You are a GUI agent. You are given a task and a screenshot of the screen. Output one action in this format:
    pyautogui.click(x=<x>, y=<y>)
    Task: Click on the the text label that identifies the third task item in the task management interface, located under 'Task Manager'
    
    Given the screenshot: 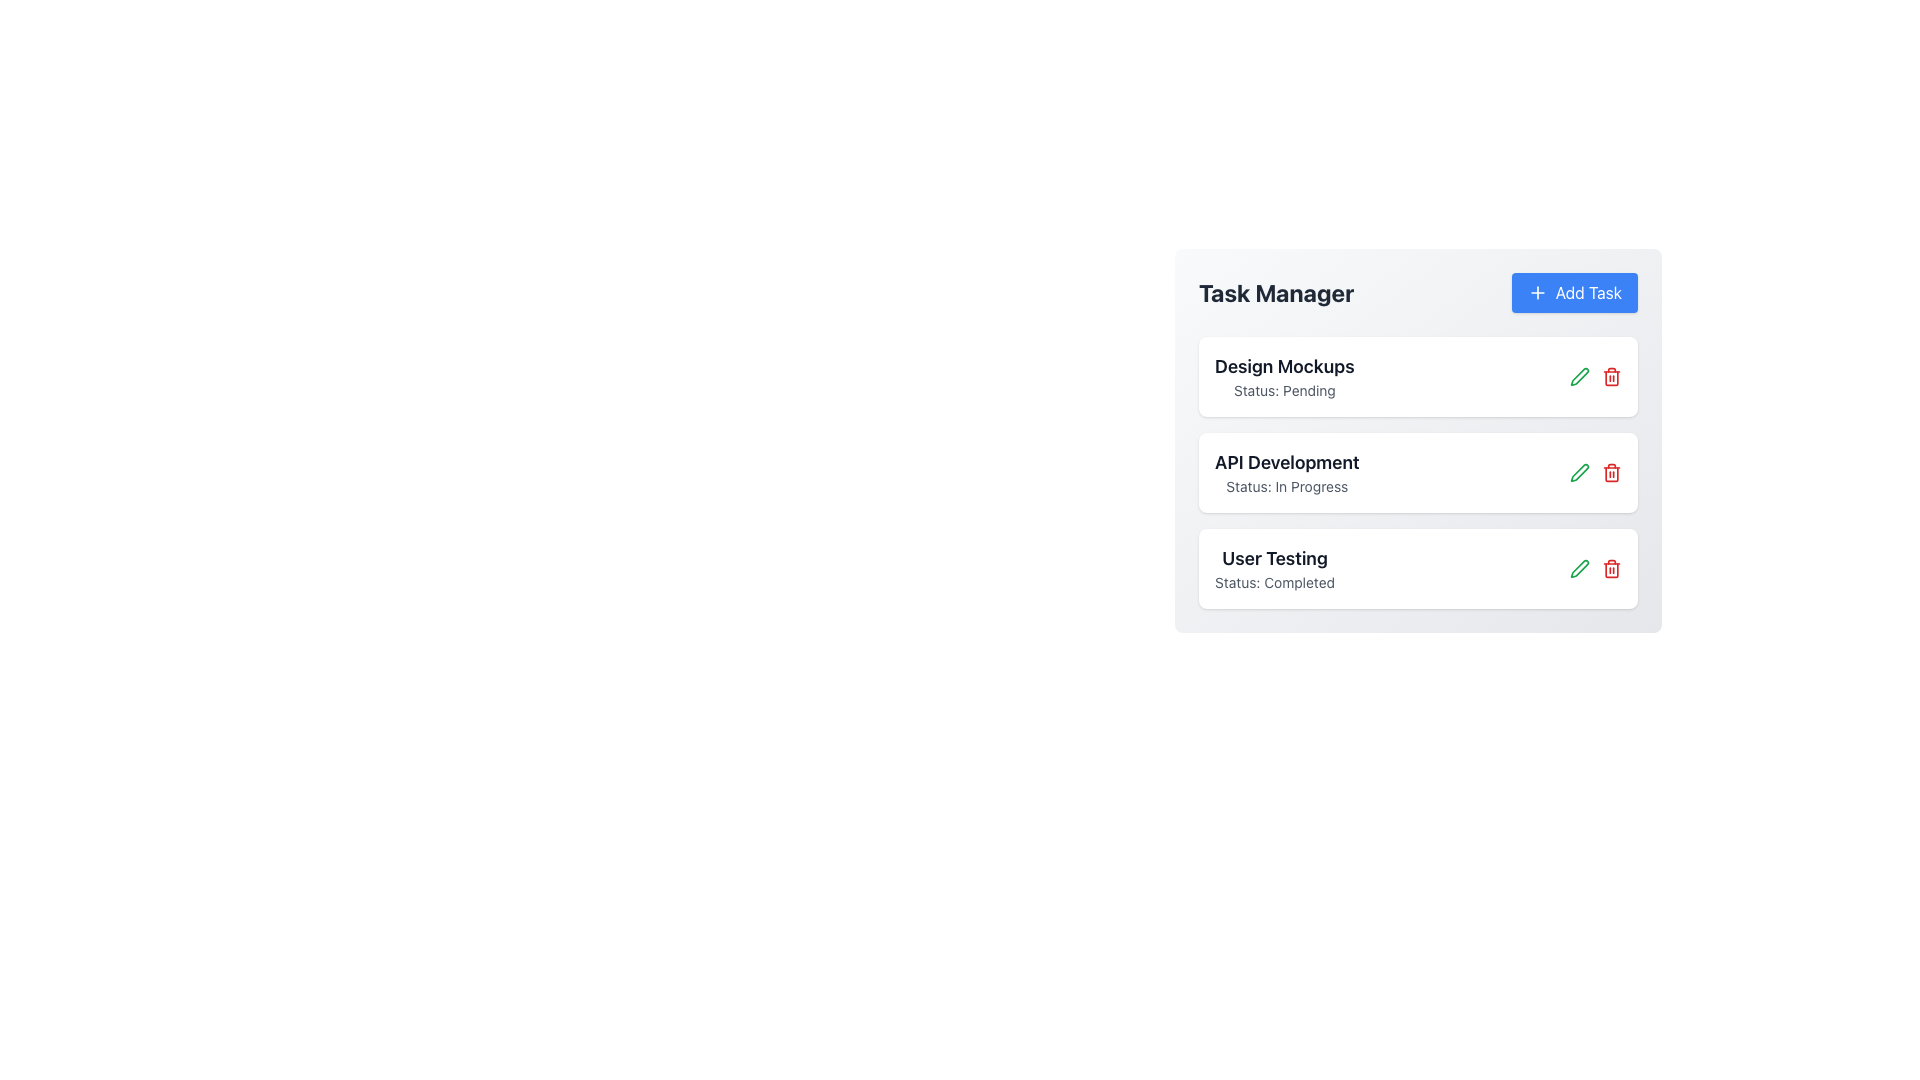 What is the action you would take?
    pyautogui.click(x=1274, y=559)
    